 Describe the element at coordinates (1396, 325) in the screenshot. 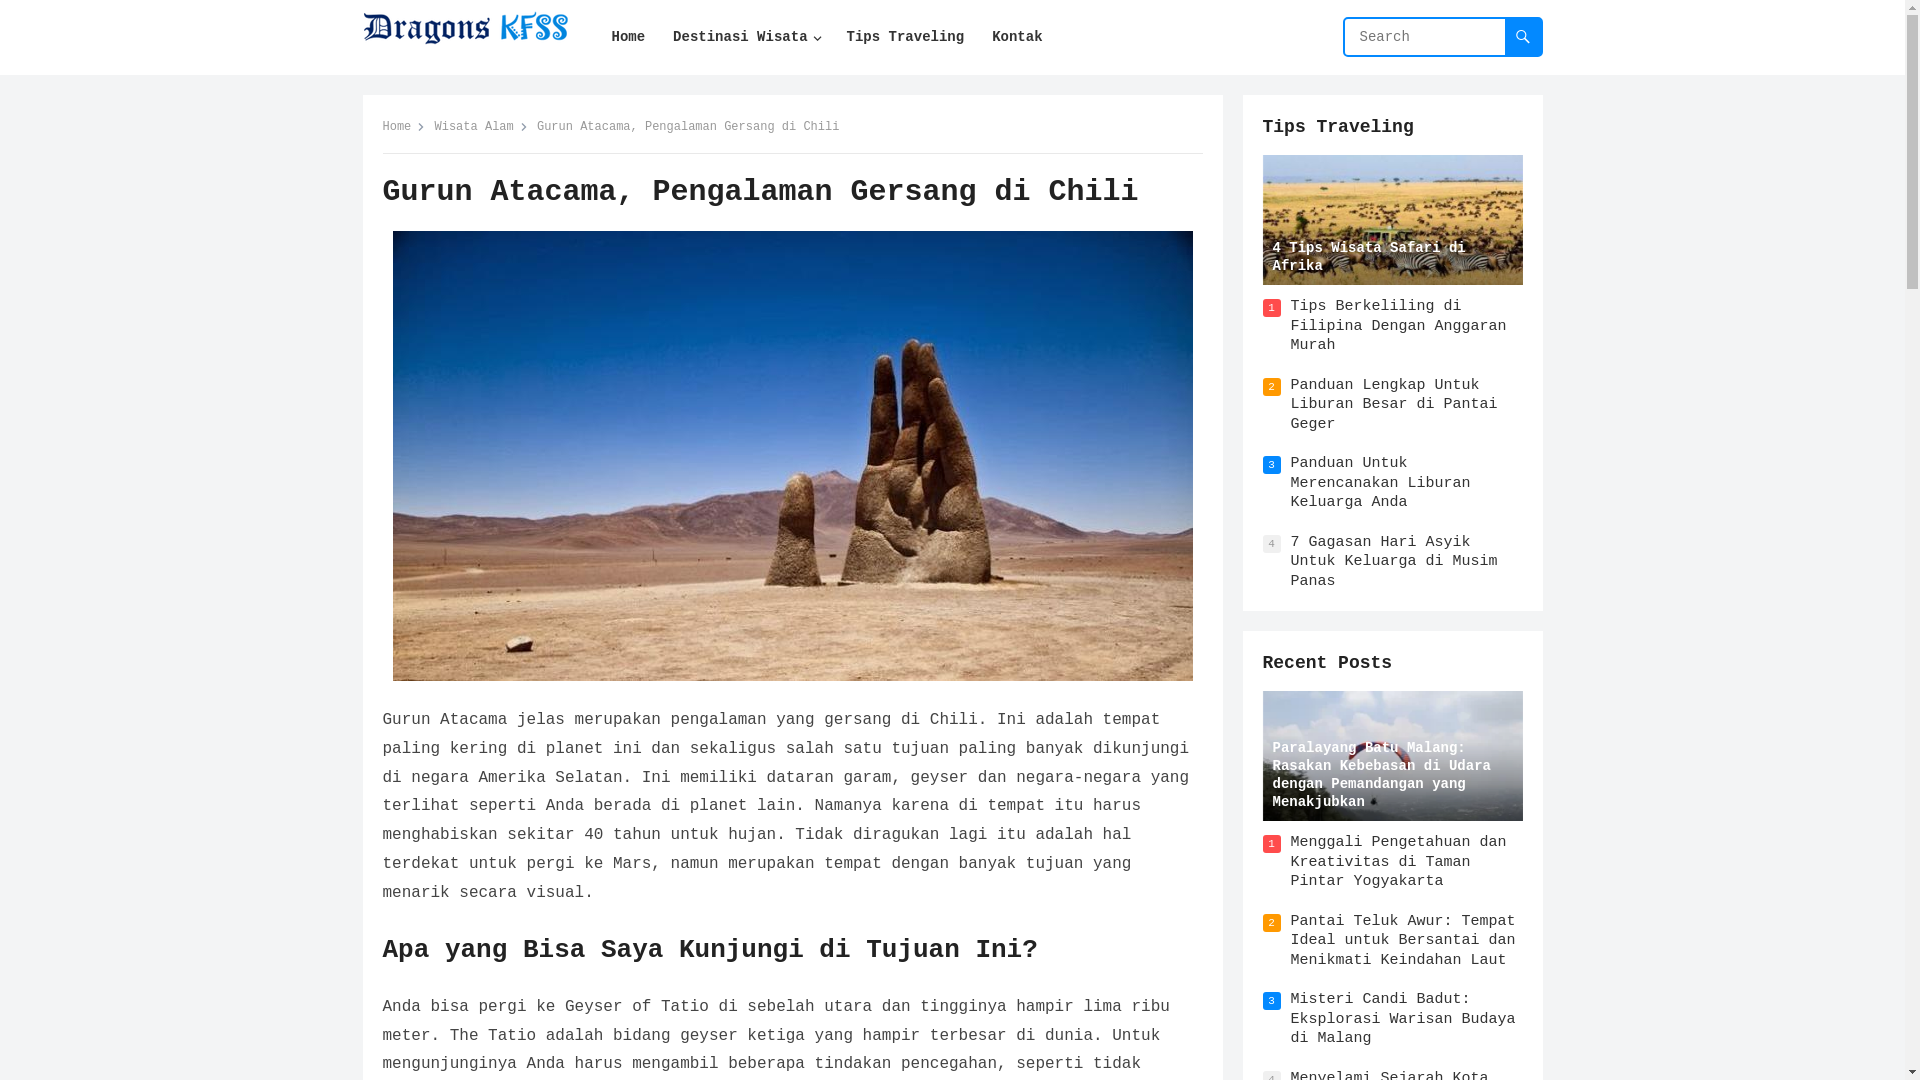

I see `'Tips Berkeliling di Filipina Dengan Anggaran Murah'` at that location.